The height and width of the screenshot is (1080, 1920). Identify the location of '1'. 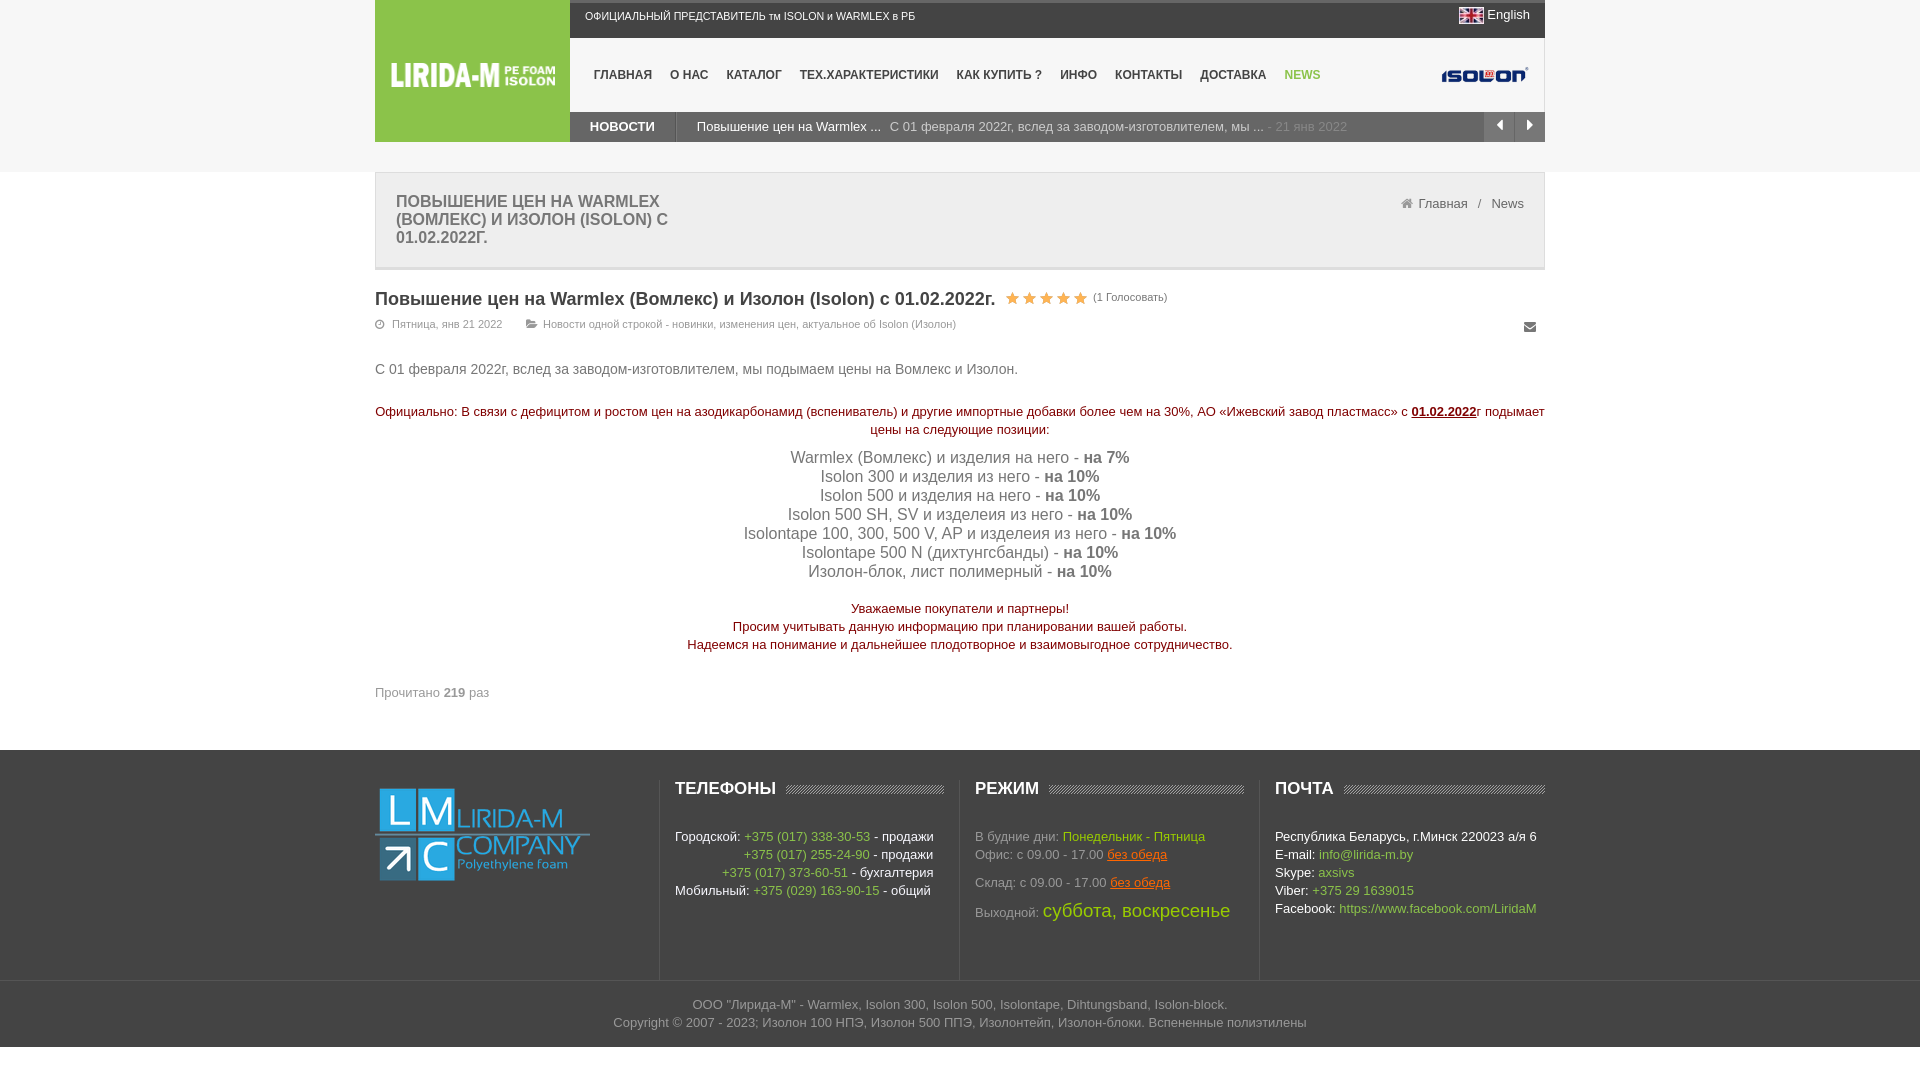
(1012, 297).